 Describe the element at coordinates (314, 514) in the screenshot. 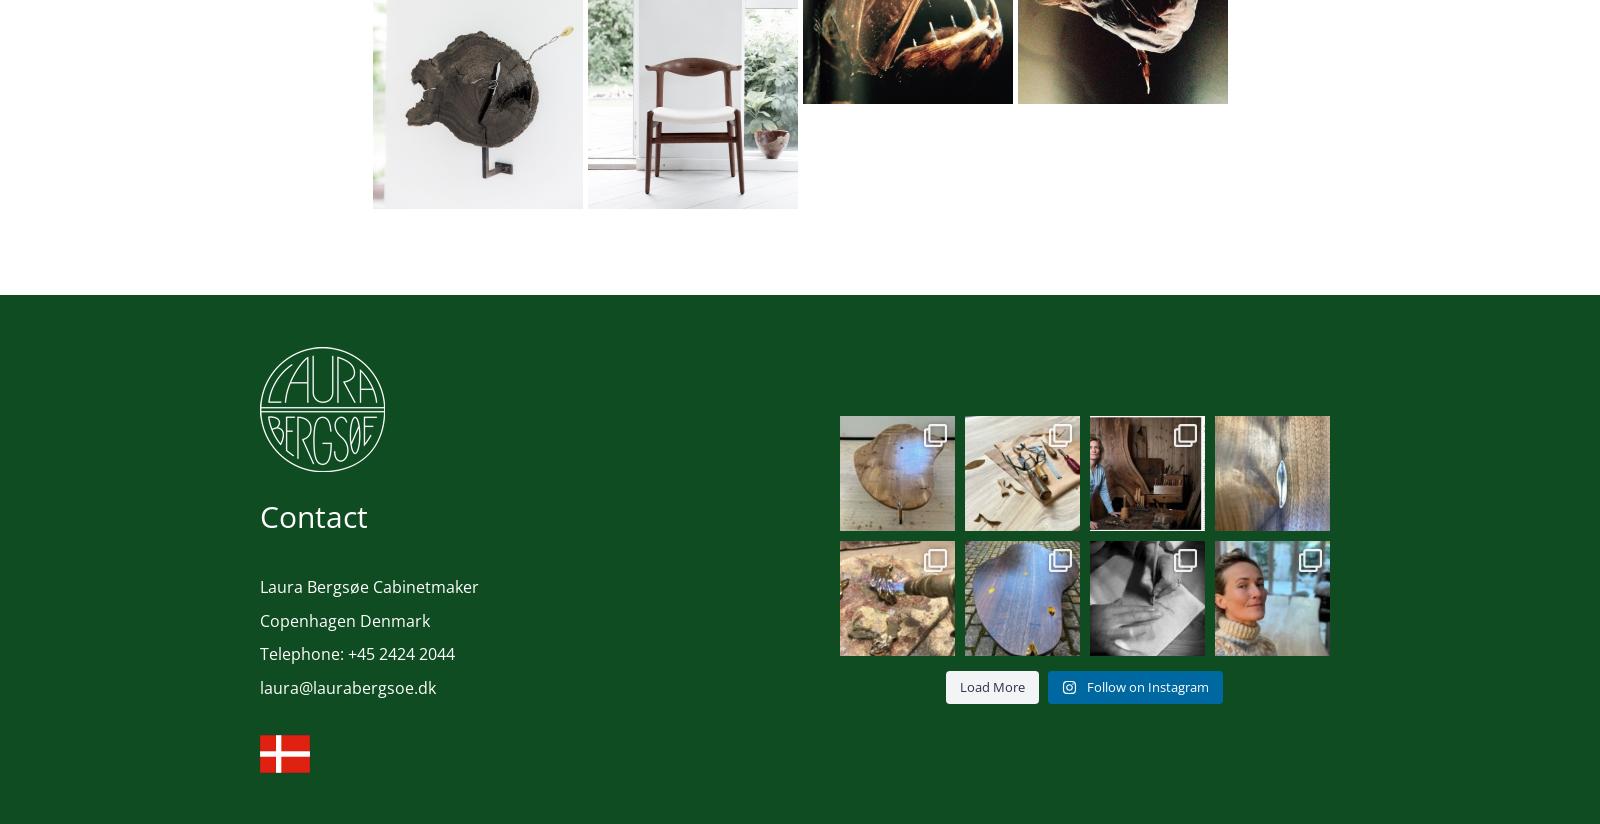

I see `'Contact'` at that location.